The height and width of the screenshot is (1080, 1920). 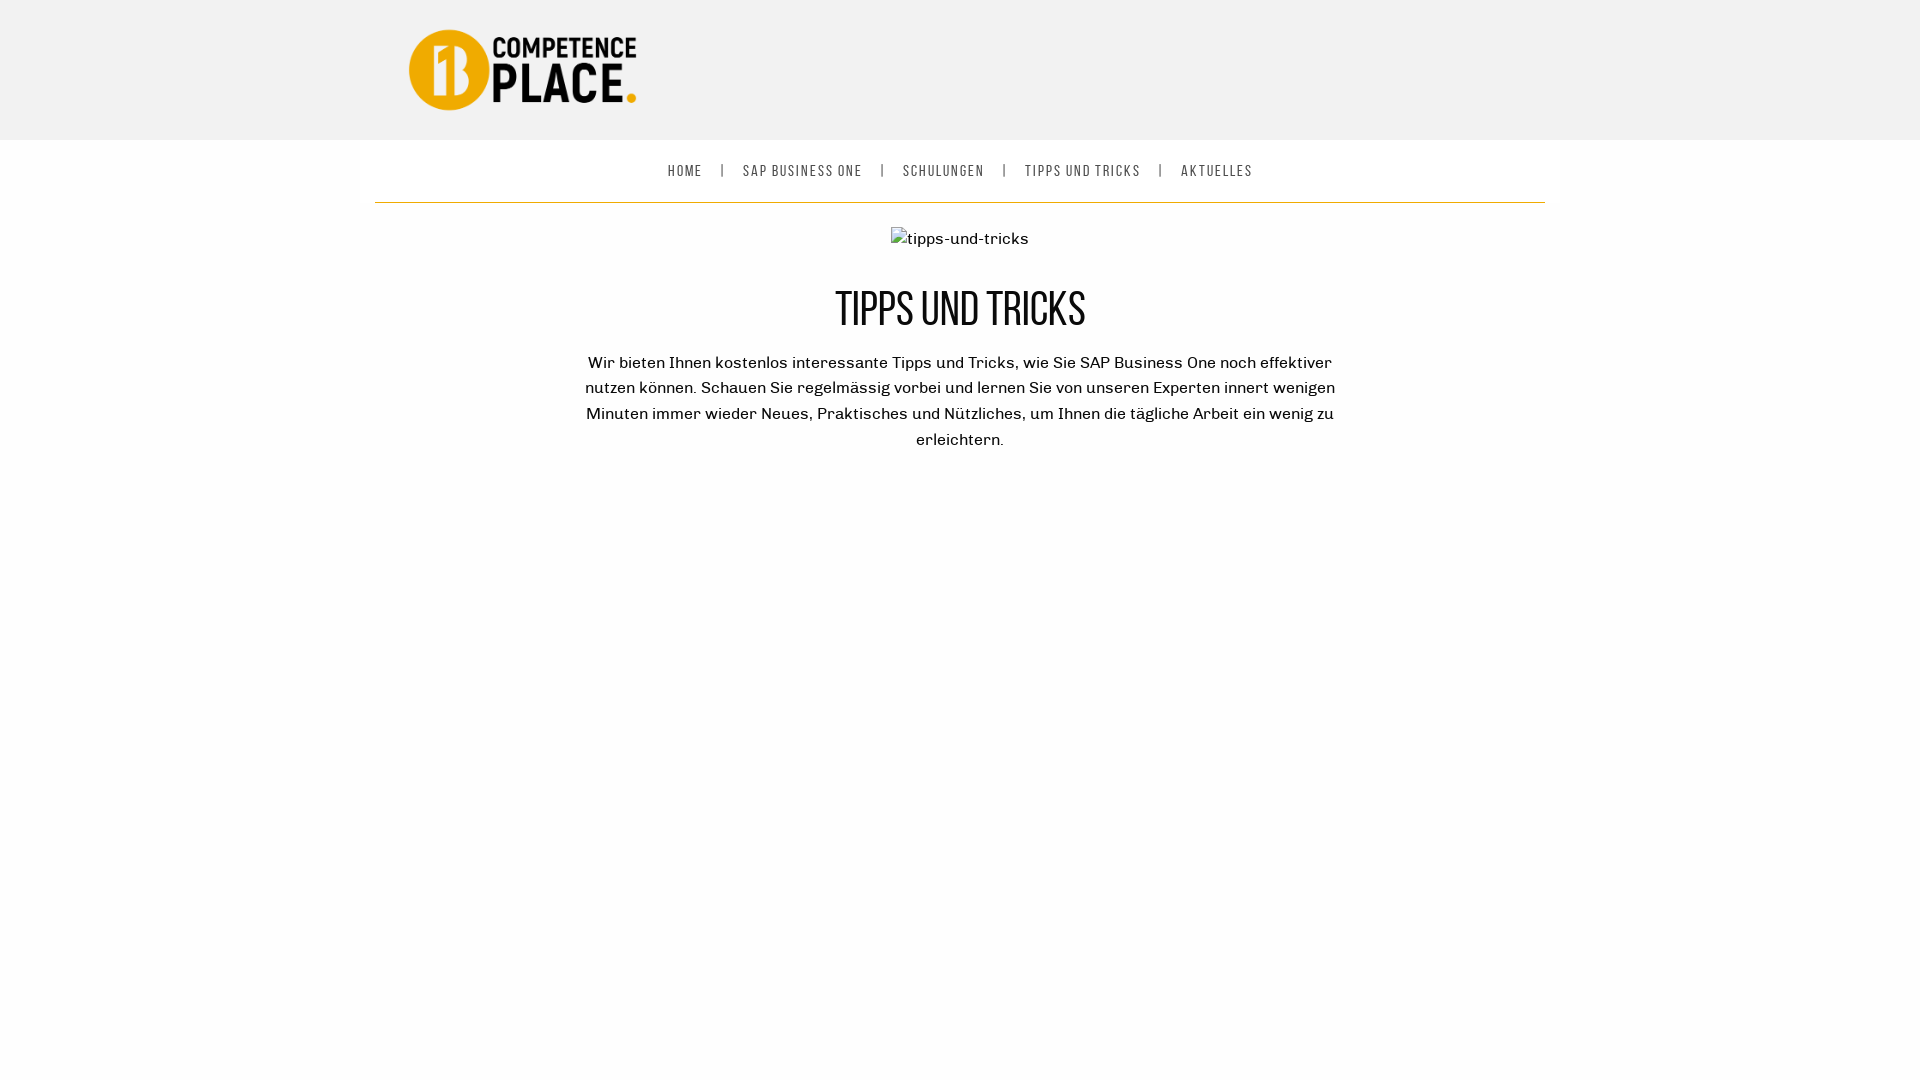 I want to click on 'Home', so click(x=685, y=169).